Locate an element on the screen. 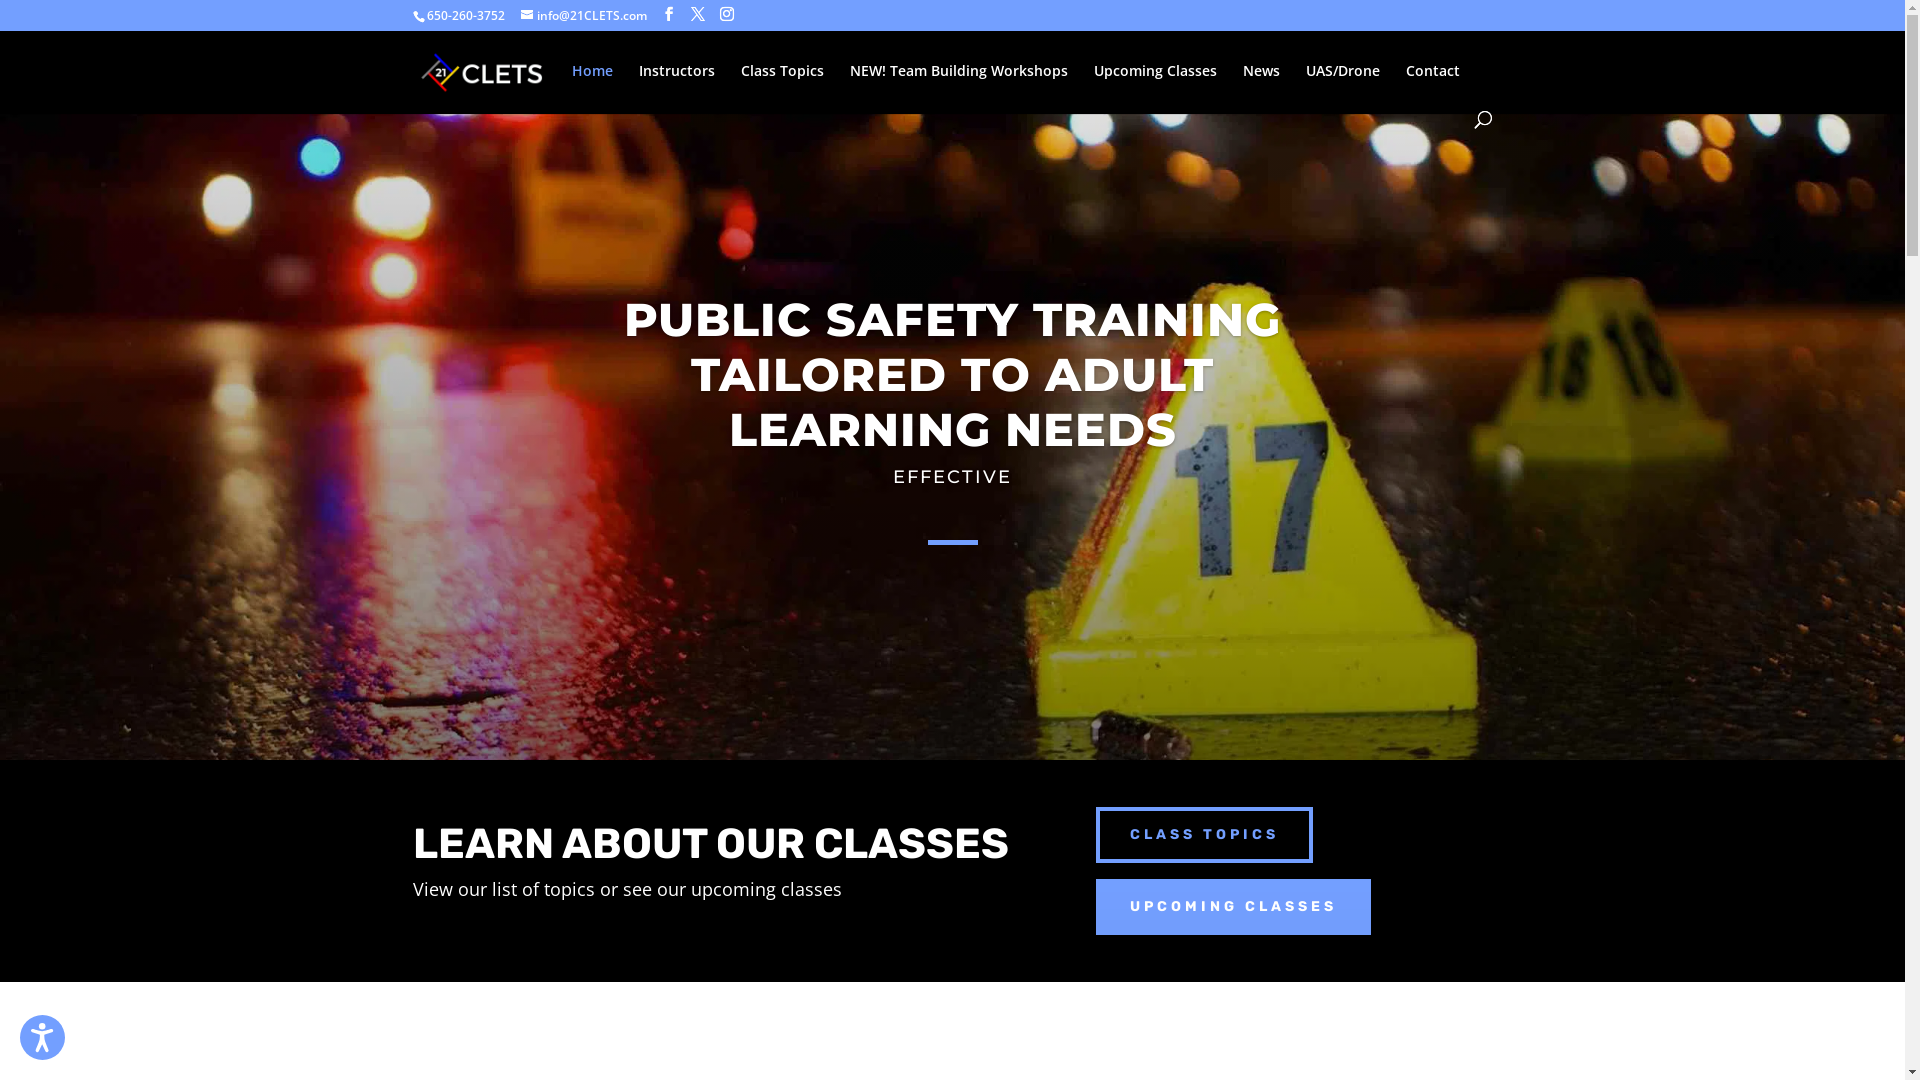  'CLASS TOPICS' is located at coordinates (1203, 834).